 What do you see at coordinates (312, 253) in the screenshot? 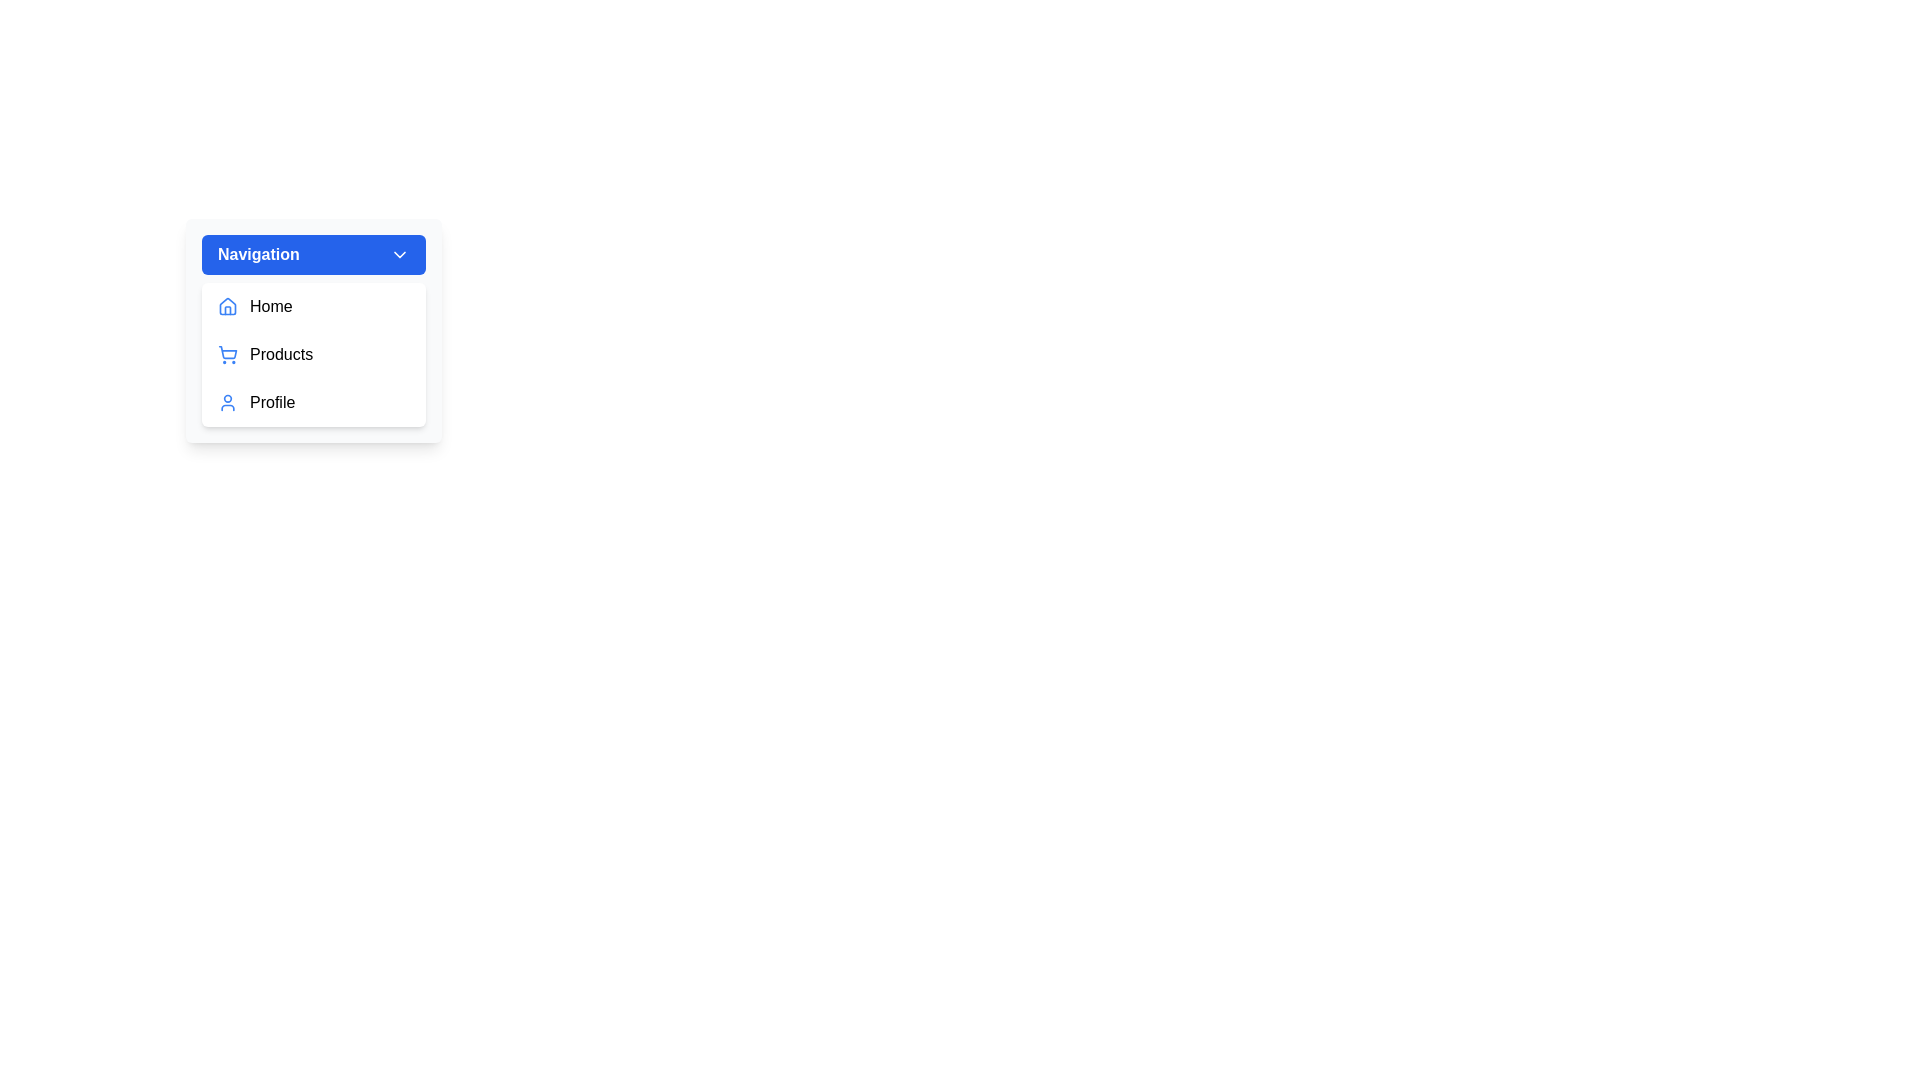
I see `the menu toggle button to toggle the menu visibility` at bounding box center [312, 253].